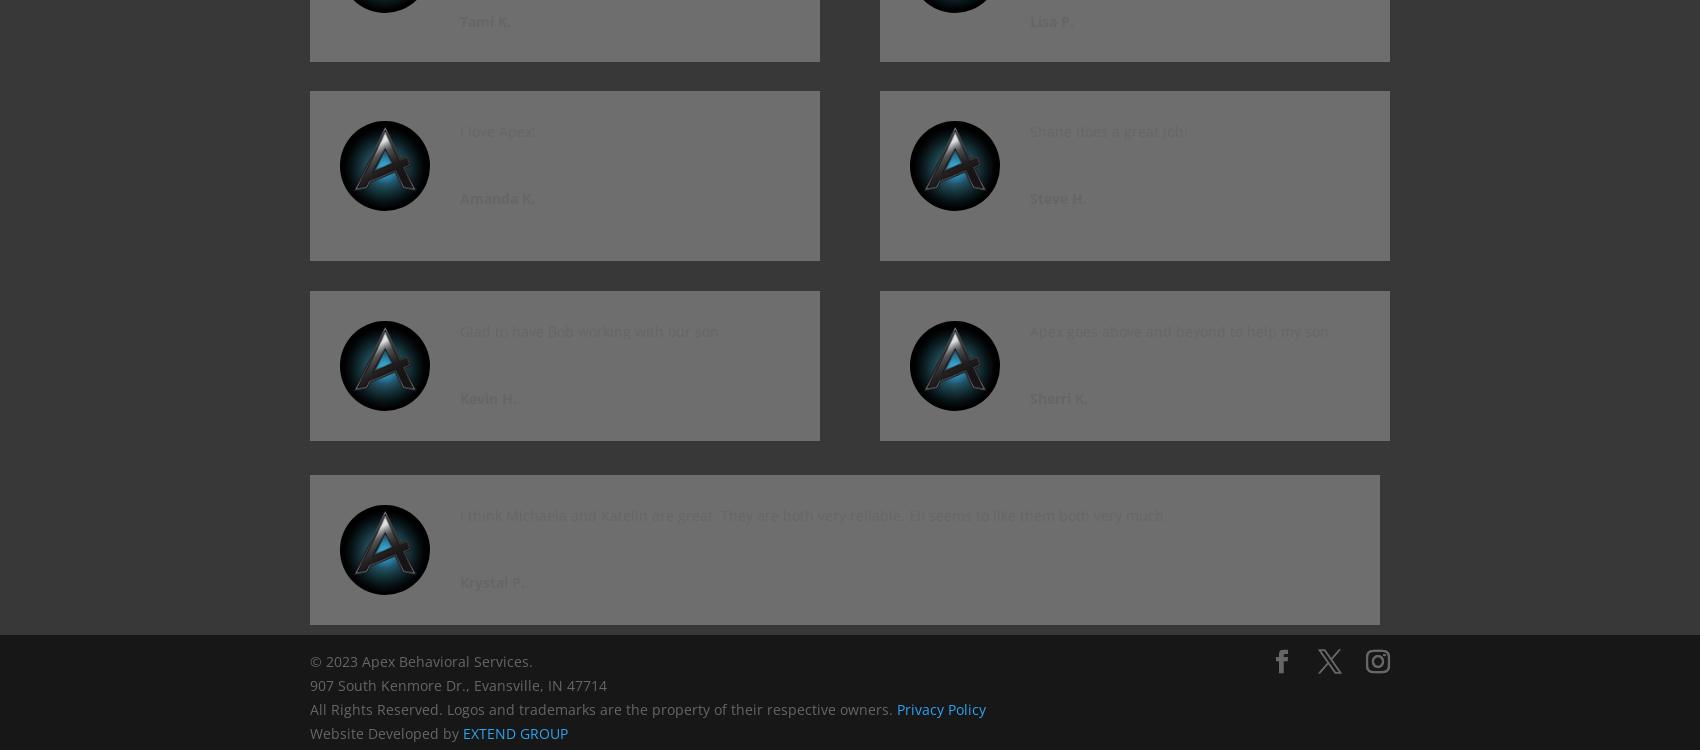 The height and width of the screenshot is (750, 1700). Describe the element at coordinates (460, 20) in the screenshot. I see `'Tami K.'` at that location.